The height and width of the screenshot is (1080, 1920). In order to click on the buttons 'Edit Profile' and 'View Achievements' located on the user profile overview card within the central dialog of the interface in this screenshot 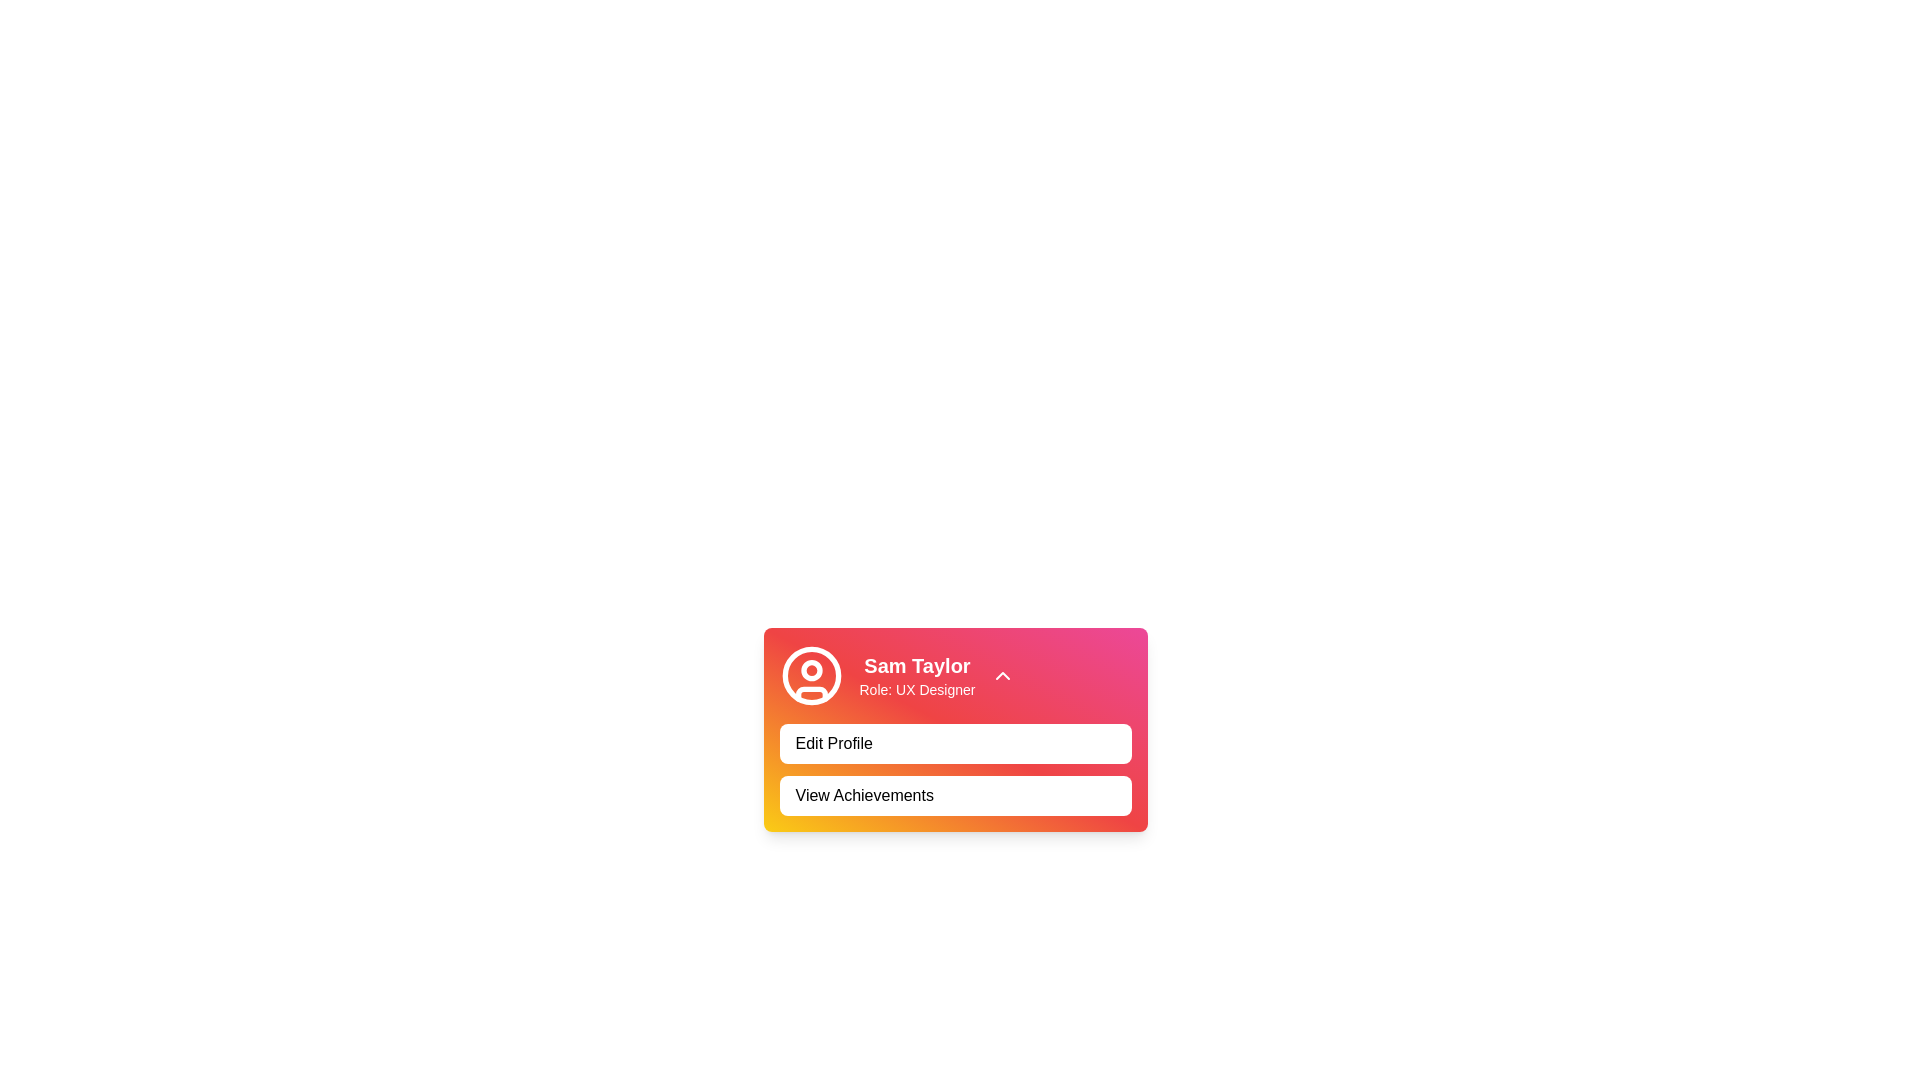, I will do `click(954, 729)`.